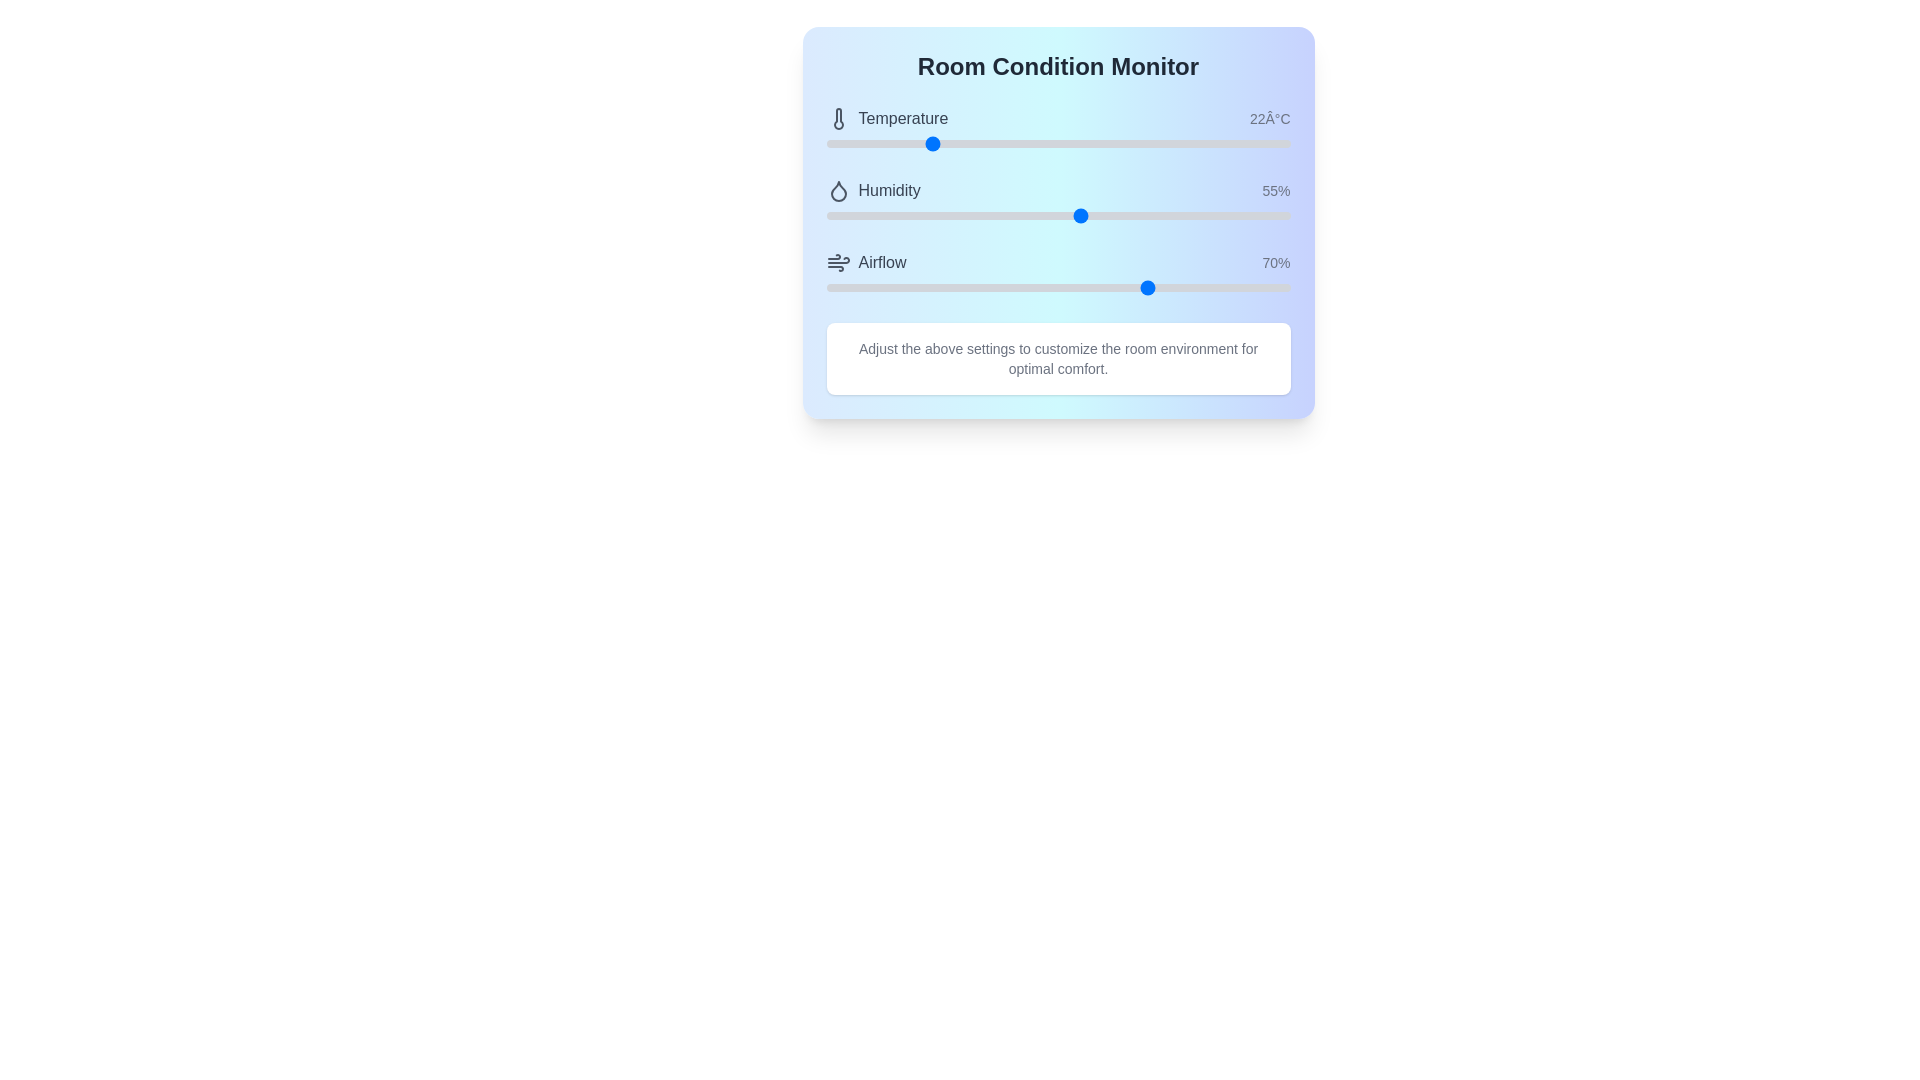 This screenshot has width=1920, height=1080. What do you see at coordinates (826, 288) in the screenshot?
I see `the airflow` at bounding box center [826, 288].